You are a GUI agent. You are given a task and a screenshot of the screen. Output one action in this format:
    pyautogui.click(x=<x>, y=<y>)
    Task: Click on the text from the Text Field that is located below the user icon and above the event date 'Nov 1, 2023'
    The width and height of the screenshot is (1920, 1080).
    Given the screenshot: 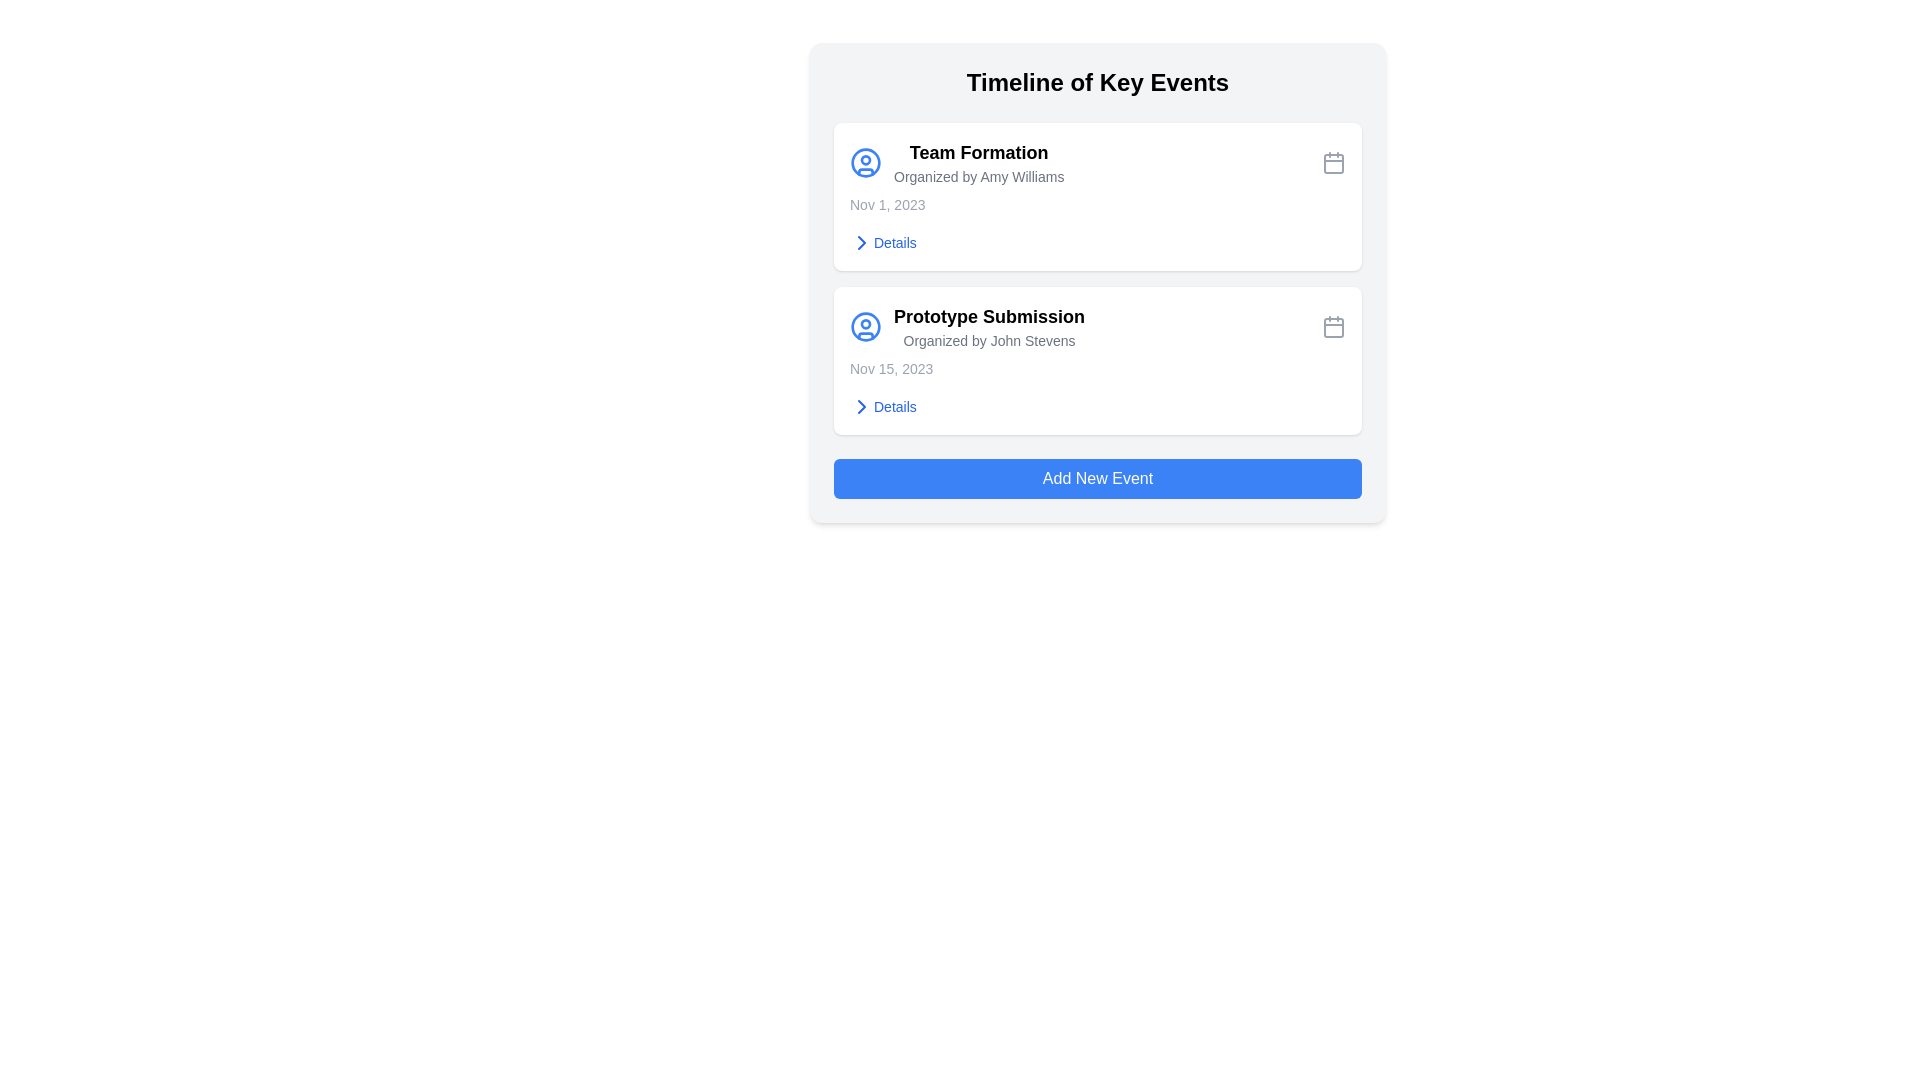 What is the action you would take?
    pyautogui.click(x=979, y=161)
    